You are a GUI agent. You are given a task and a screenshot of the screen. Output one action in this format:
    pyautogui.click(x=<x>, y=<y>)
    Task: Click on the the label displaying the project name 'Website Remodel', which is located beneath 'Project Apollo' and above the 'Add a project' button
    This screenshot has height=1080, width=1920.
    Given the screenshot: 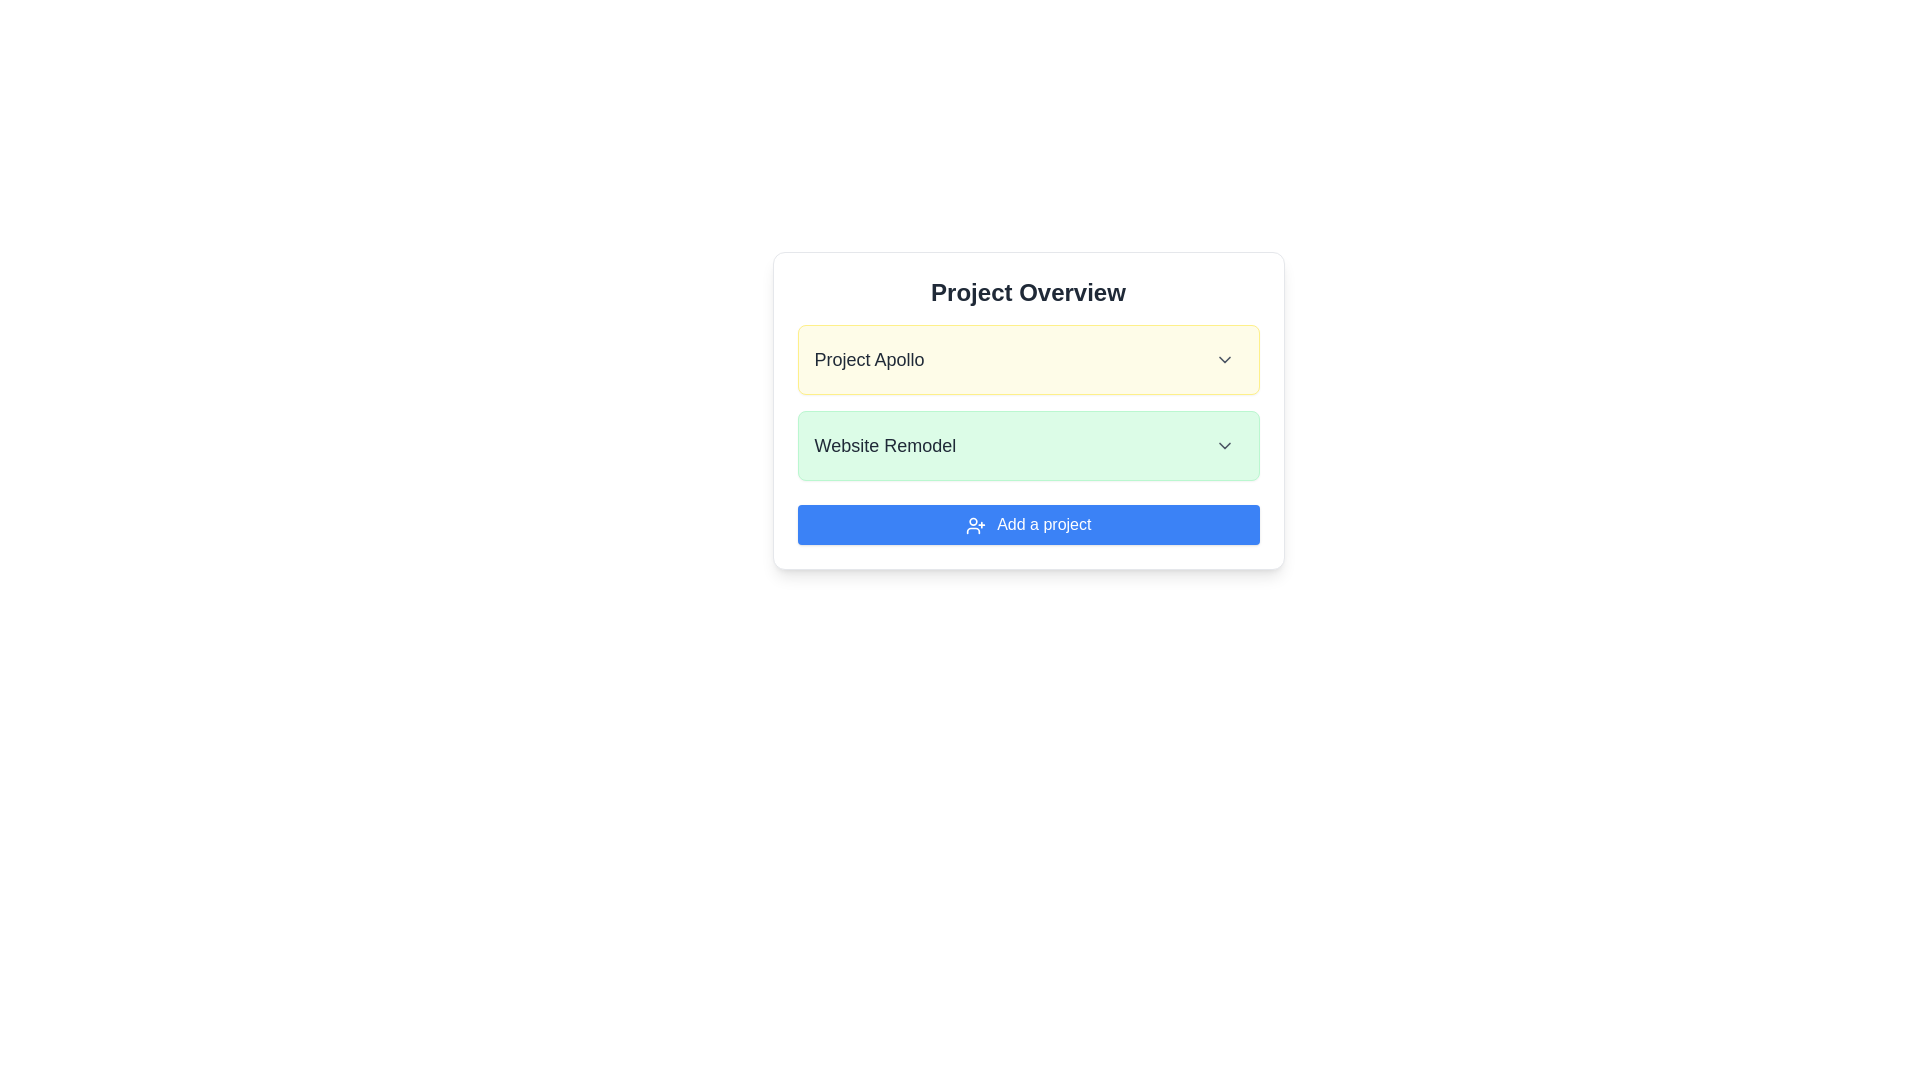 What is the action you would take?
    pyautogui.click(x=884, y=445)
    